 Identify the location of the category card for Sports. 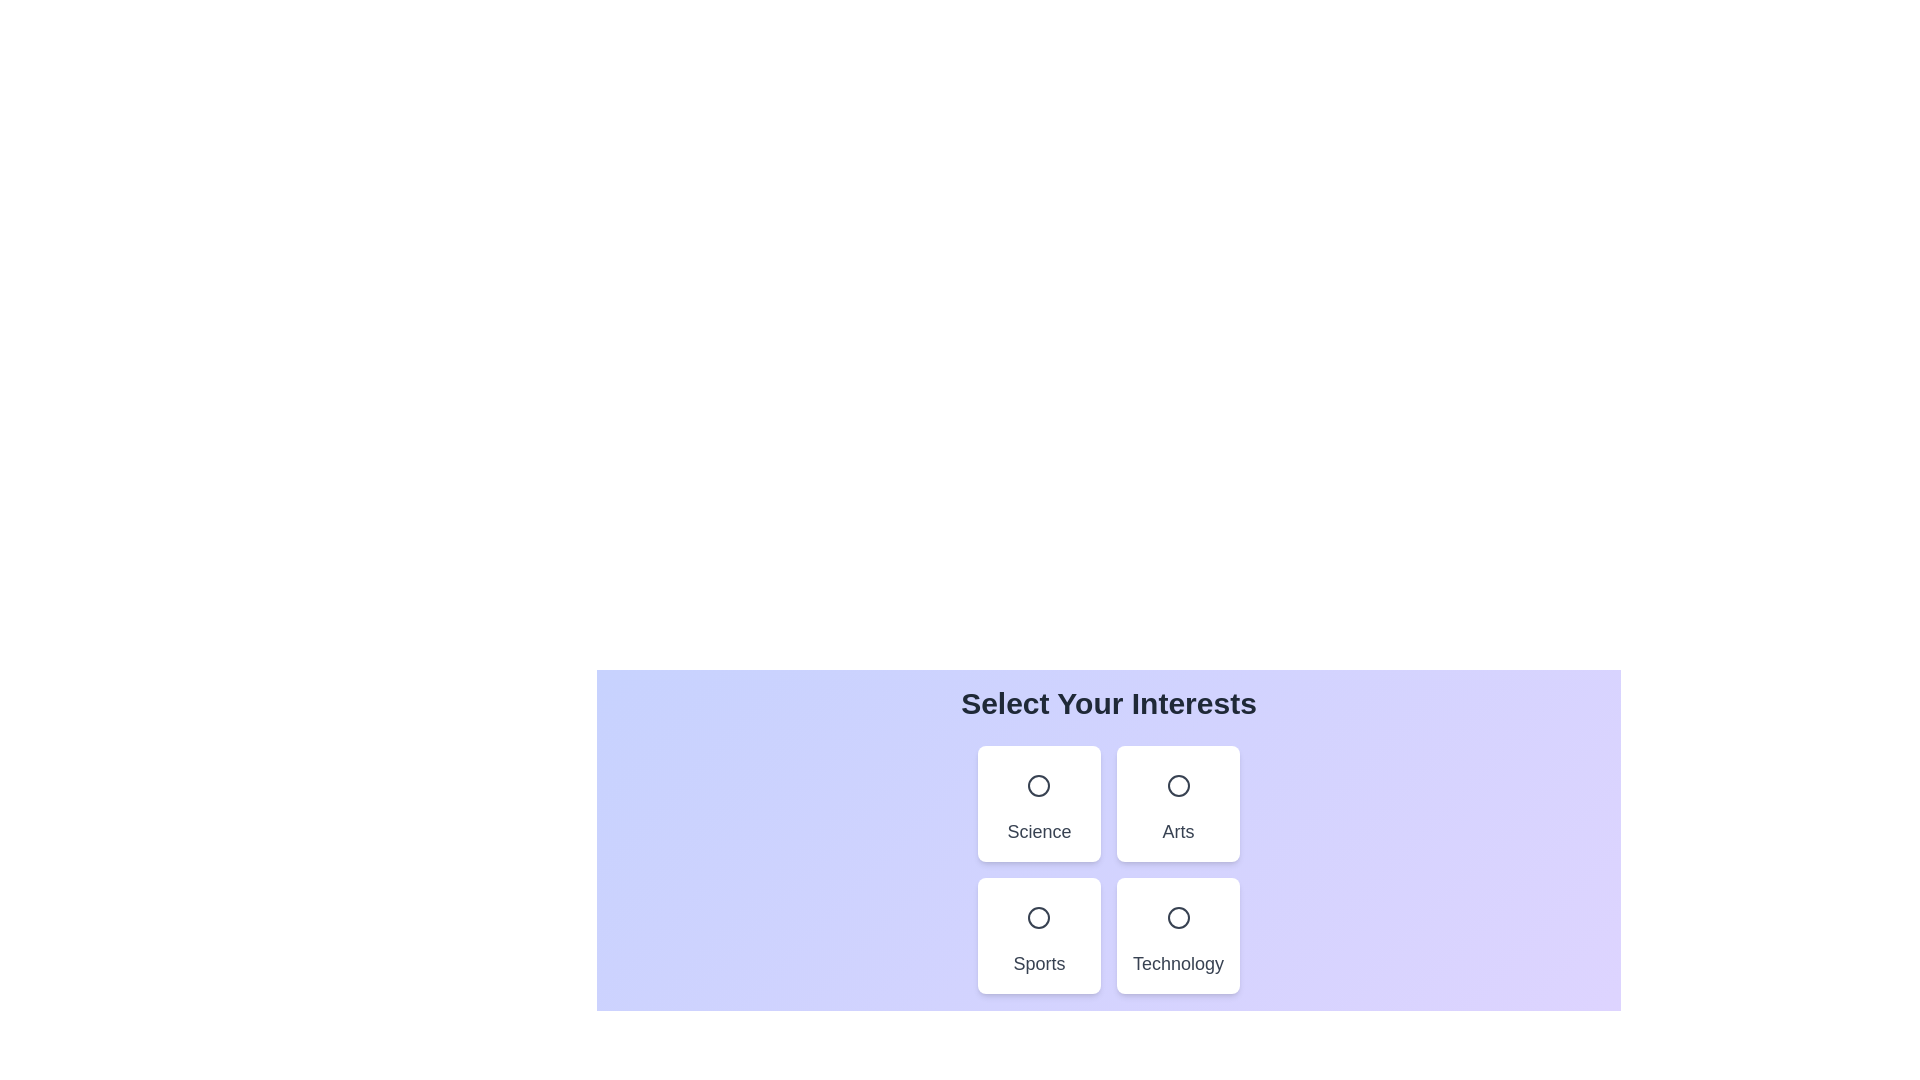
(1038, 936).